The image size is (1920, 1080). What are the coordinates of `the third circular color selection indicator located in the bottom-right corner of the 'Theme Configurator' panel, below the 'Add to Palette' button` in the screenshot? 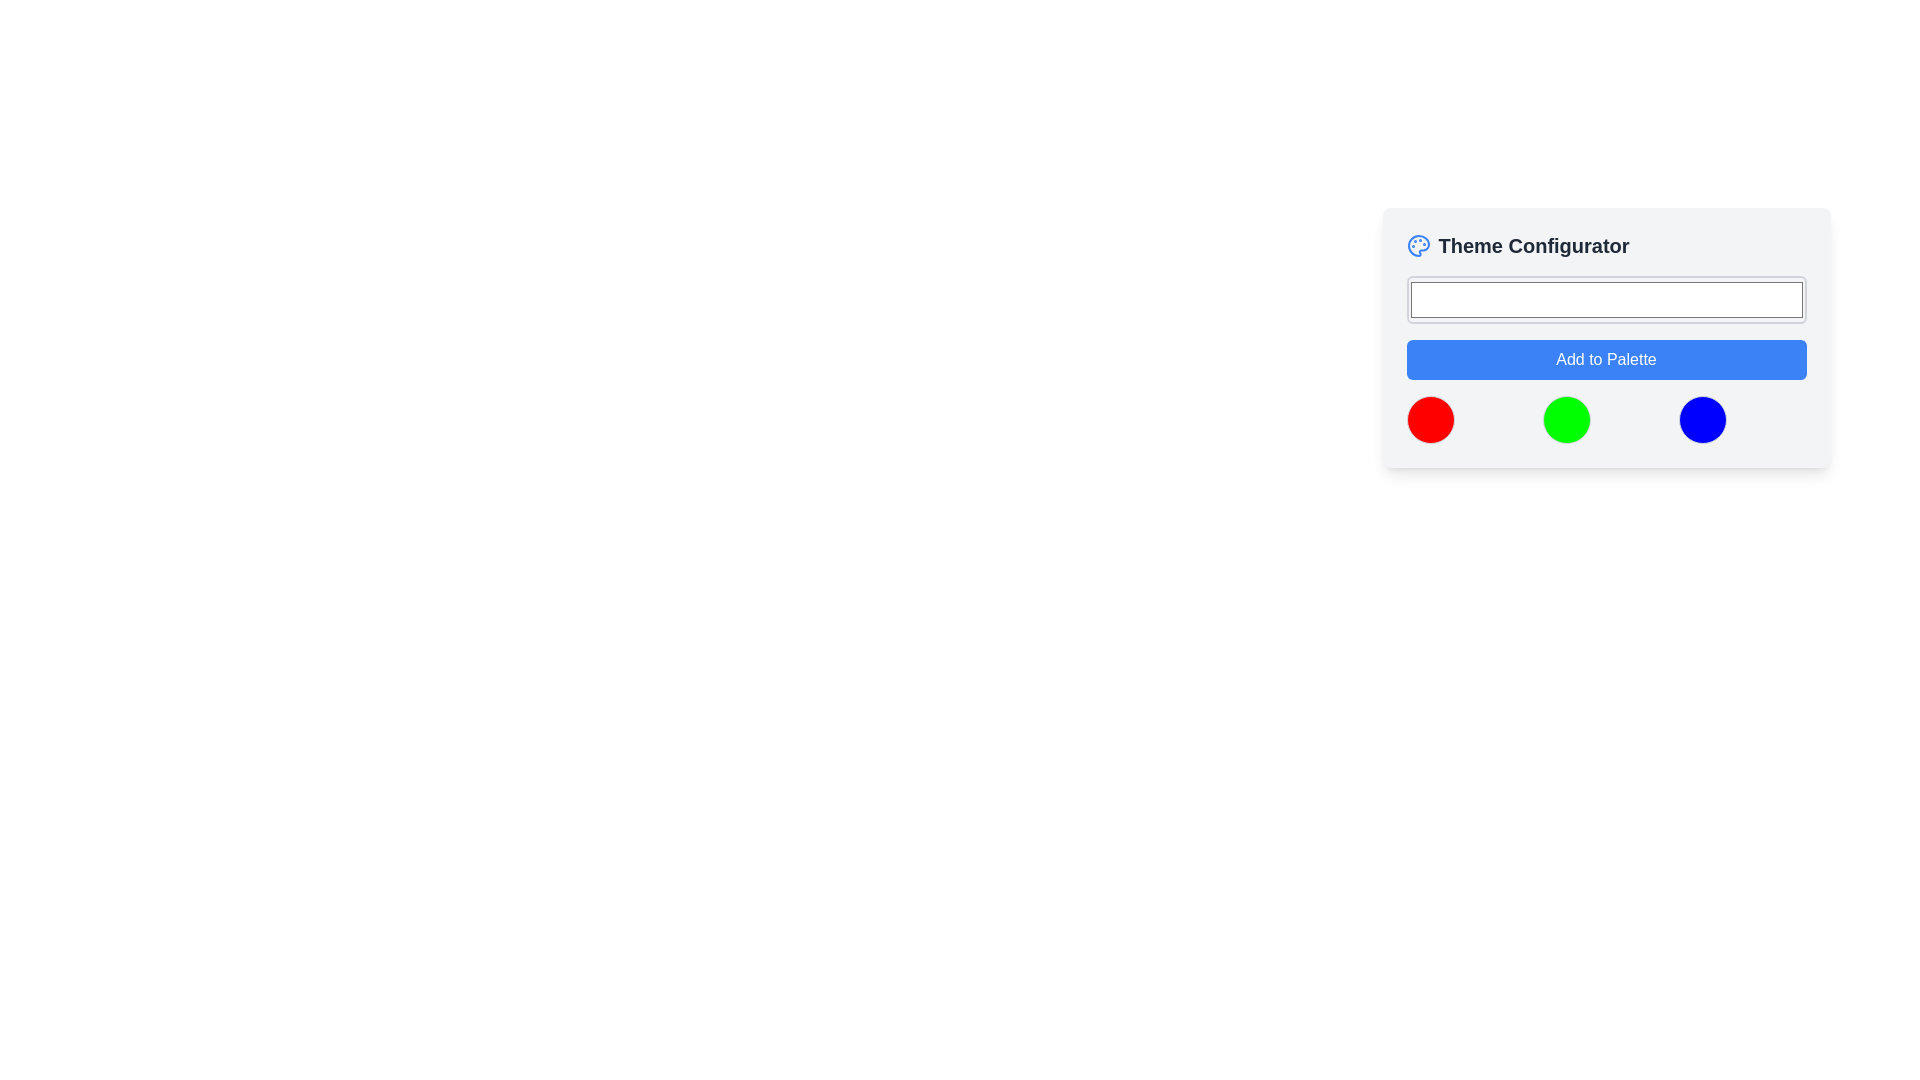 It's located at (1701, 419).